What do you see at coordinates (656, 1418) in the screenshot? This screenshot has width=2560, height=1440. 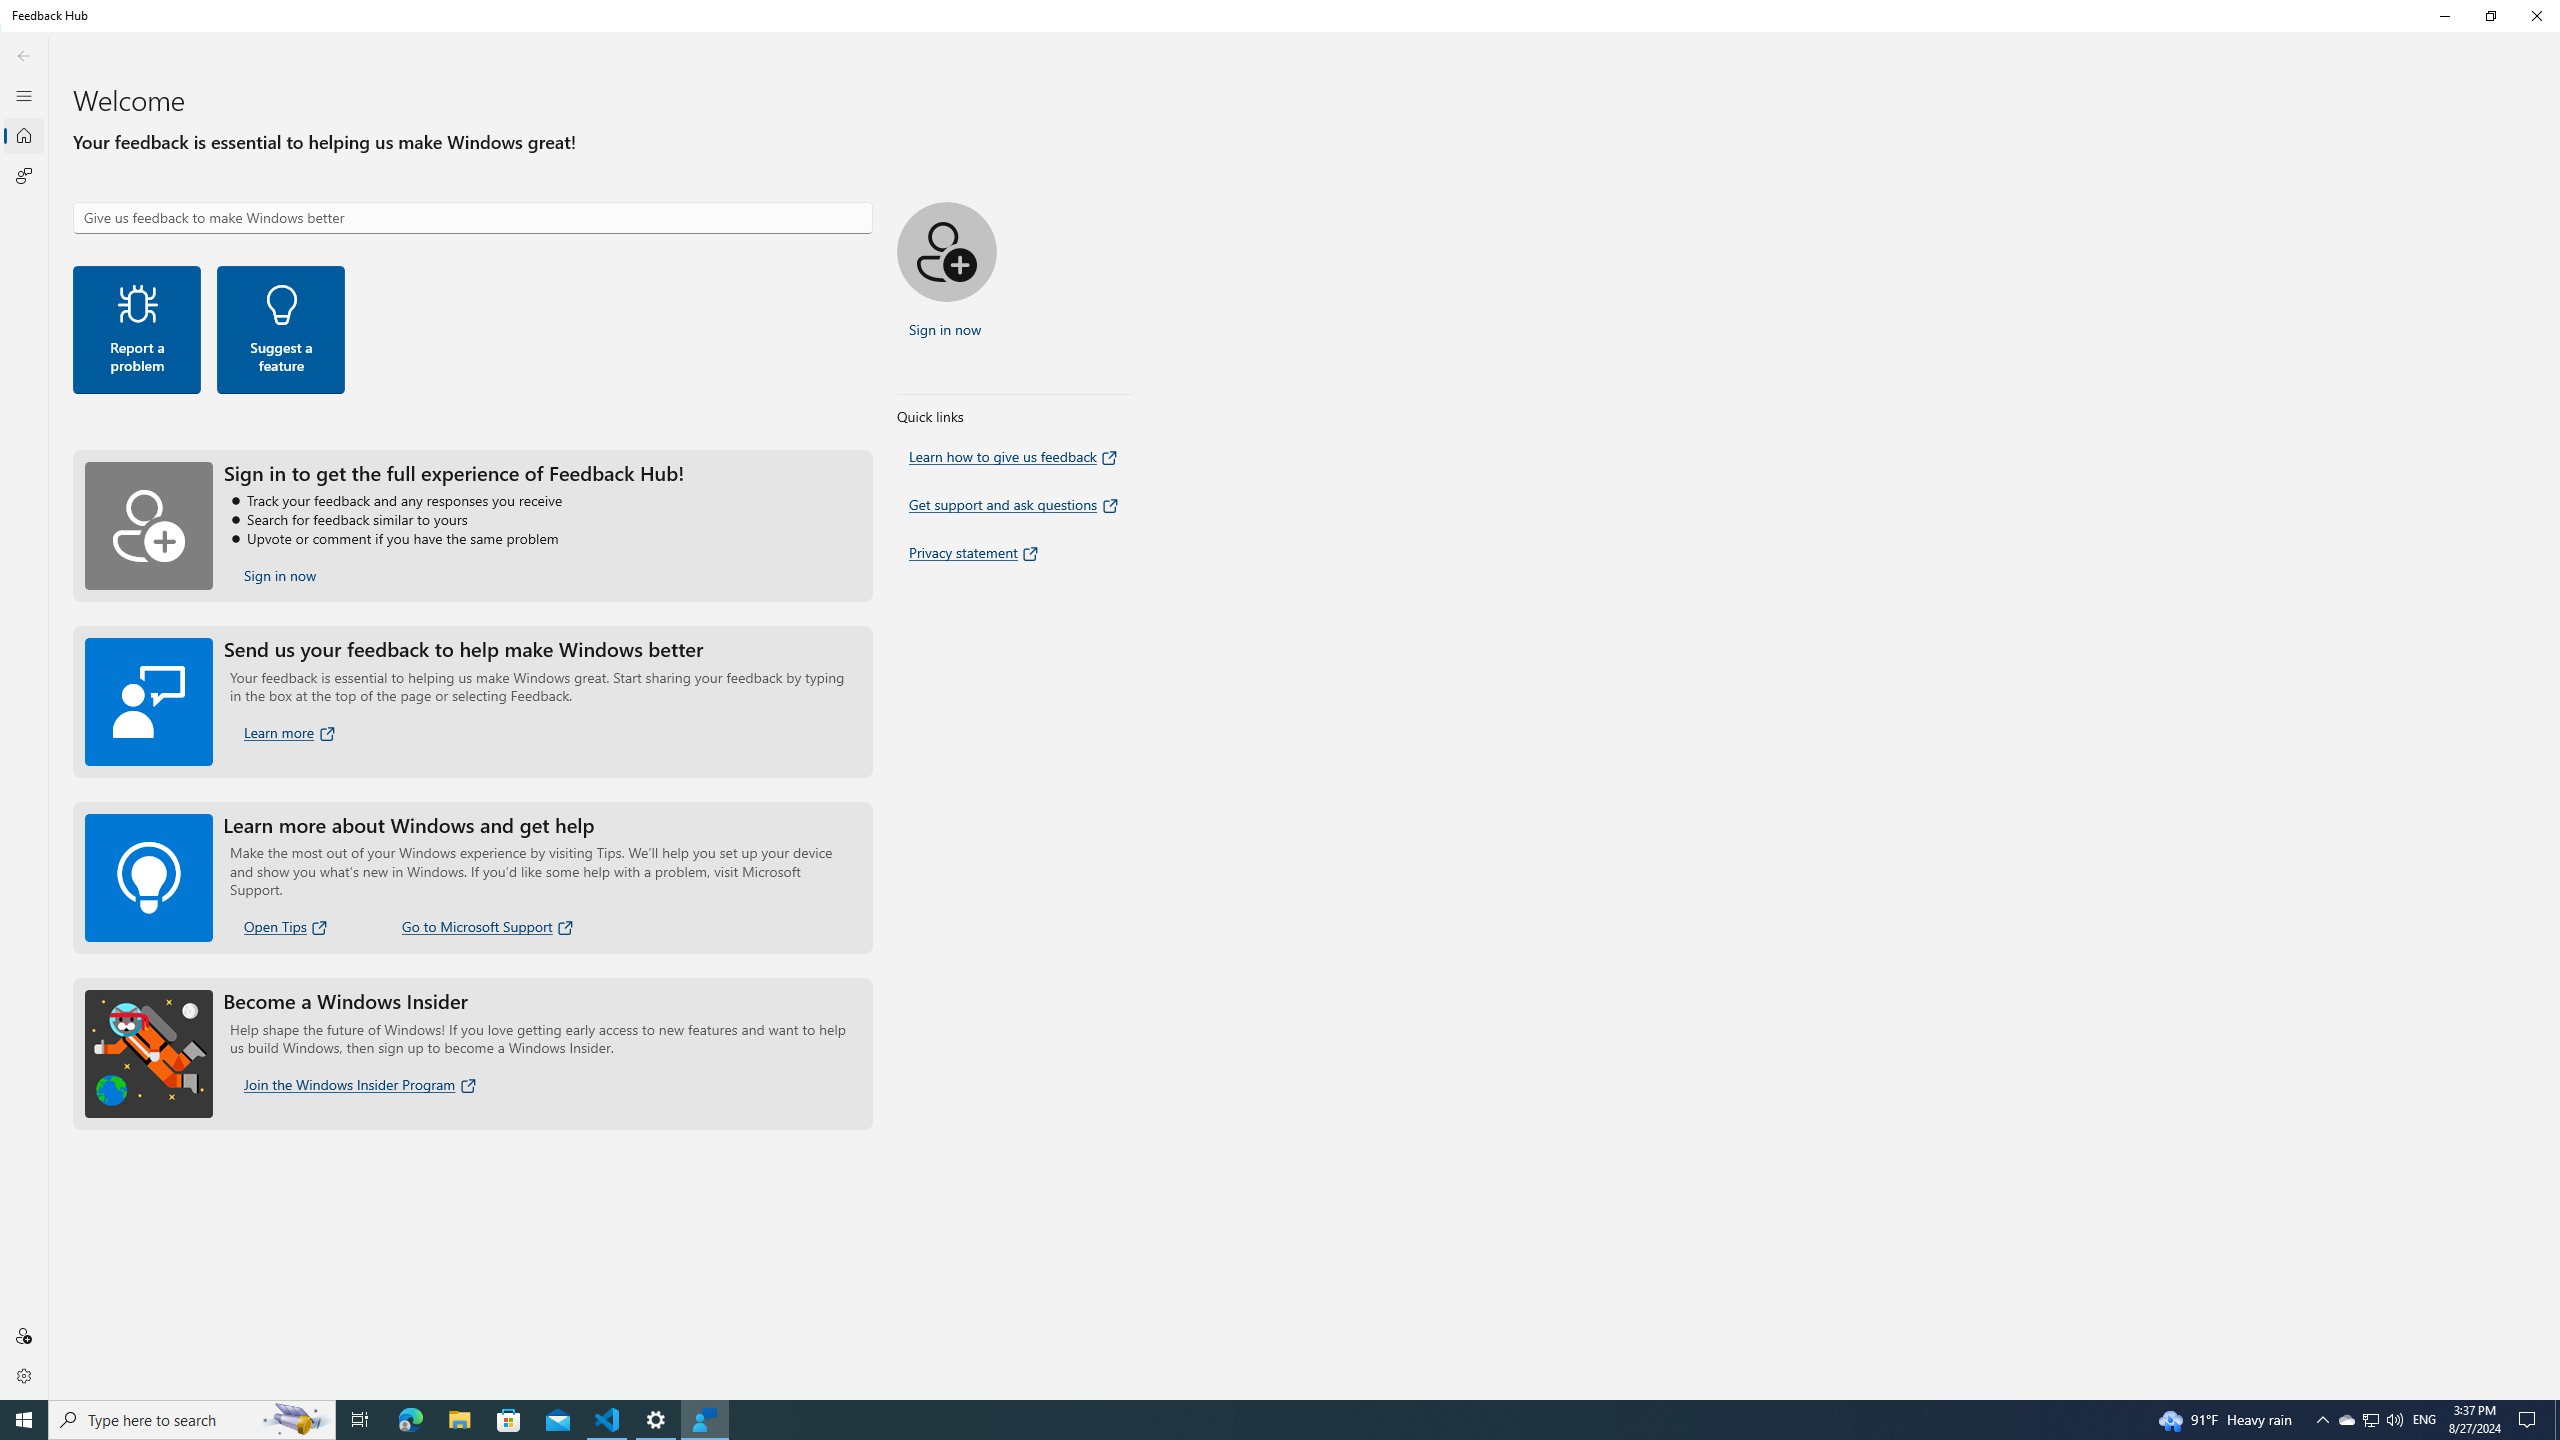 I see `'Settings - 1 running window'` at bounding box center [656, 1418].